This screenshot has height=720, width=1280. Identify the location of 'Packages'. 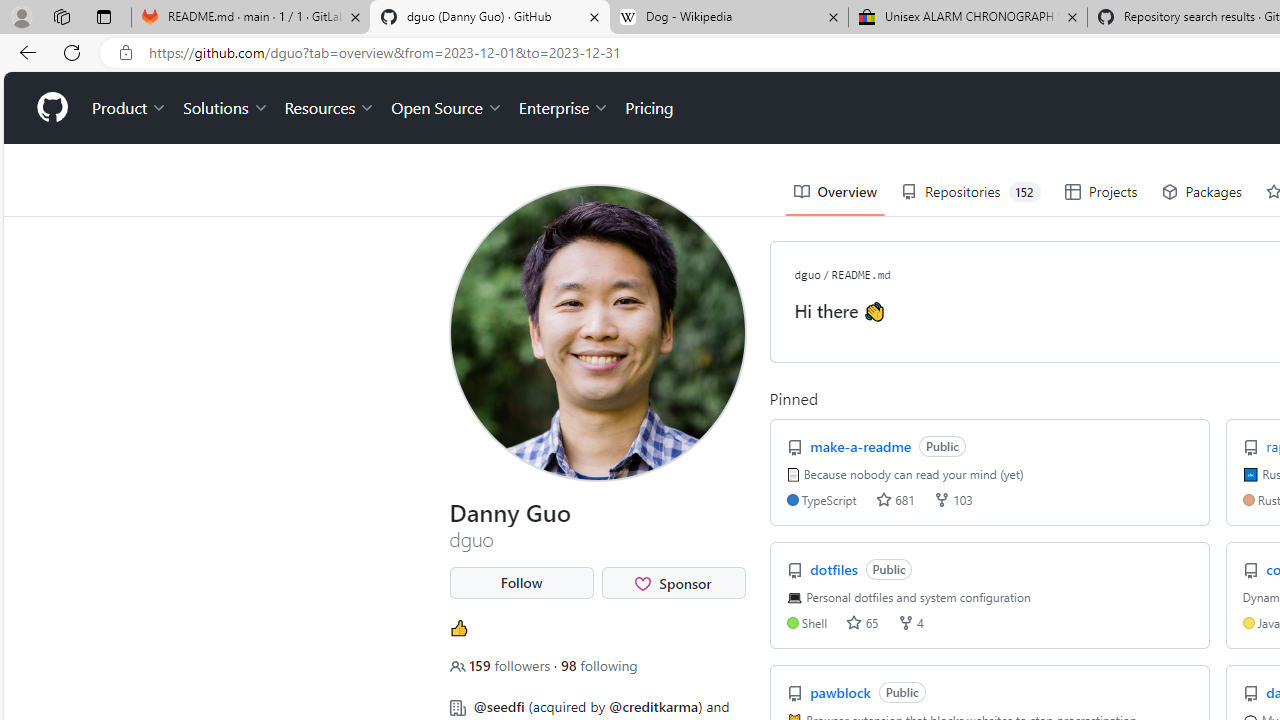
(1200, 192).